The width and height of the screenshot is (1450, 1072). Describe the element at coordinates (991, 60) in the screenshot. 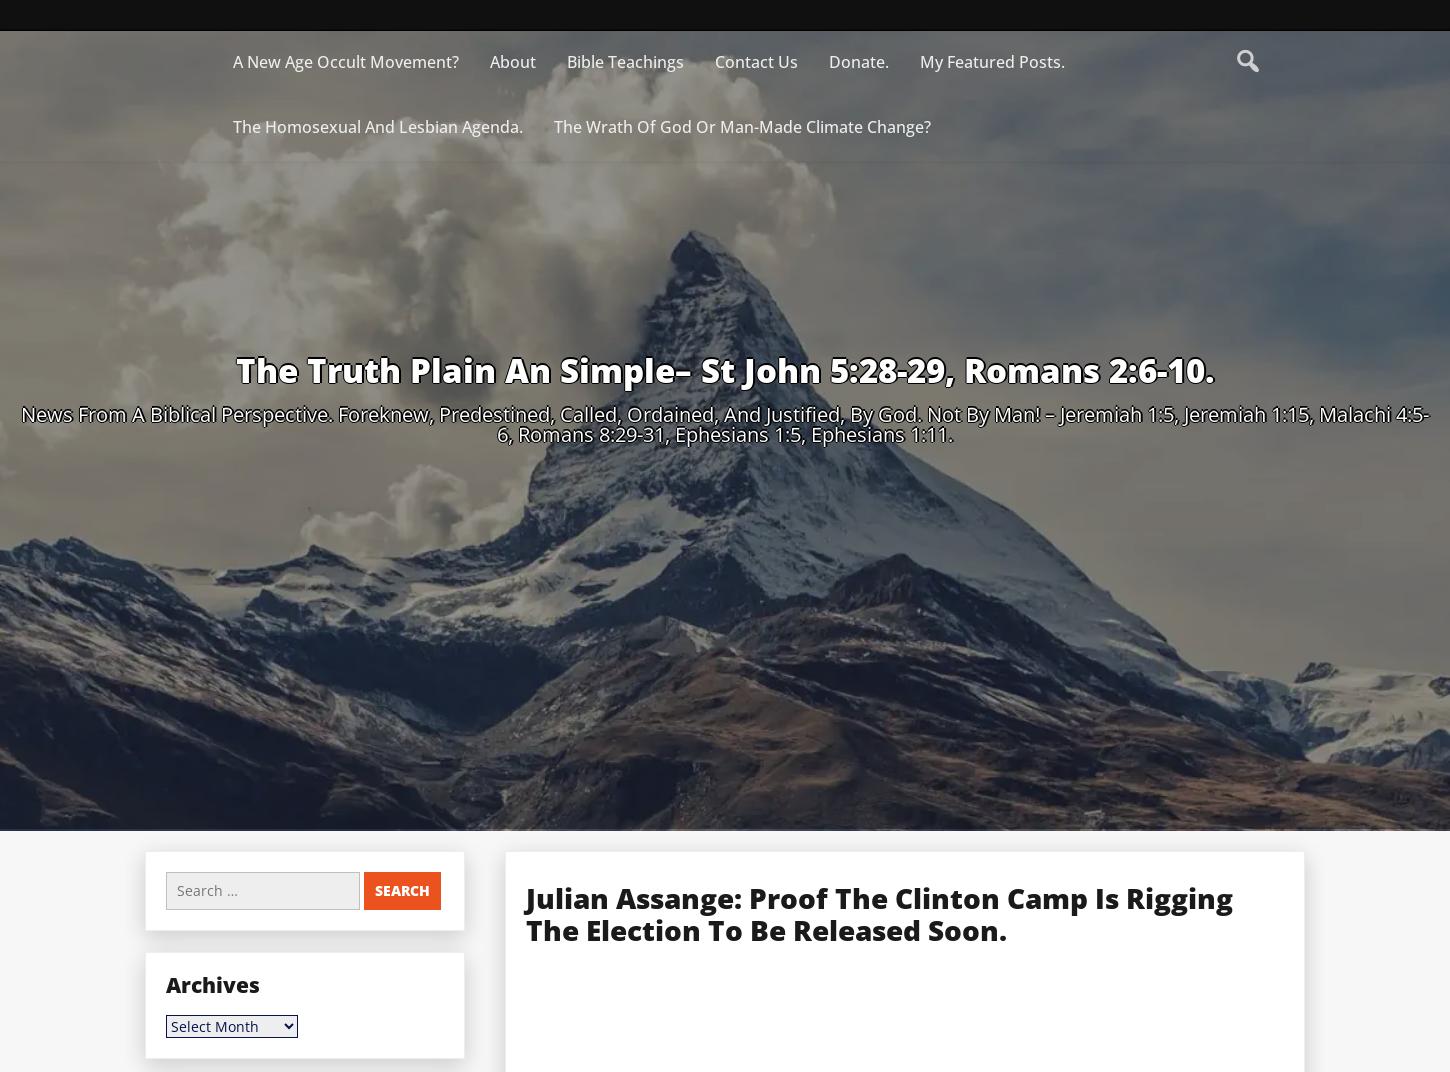

I see `'My Featured Posts.'` at that location.